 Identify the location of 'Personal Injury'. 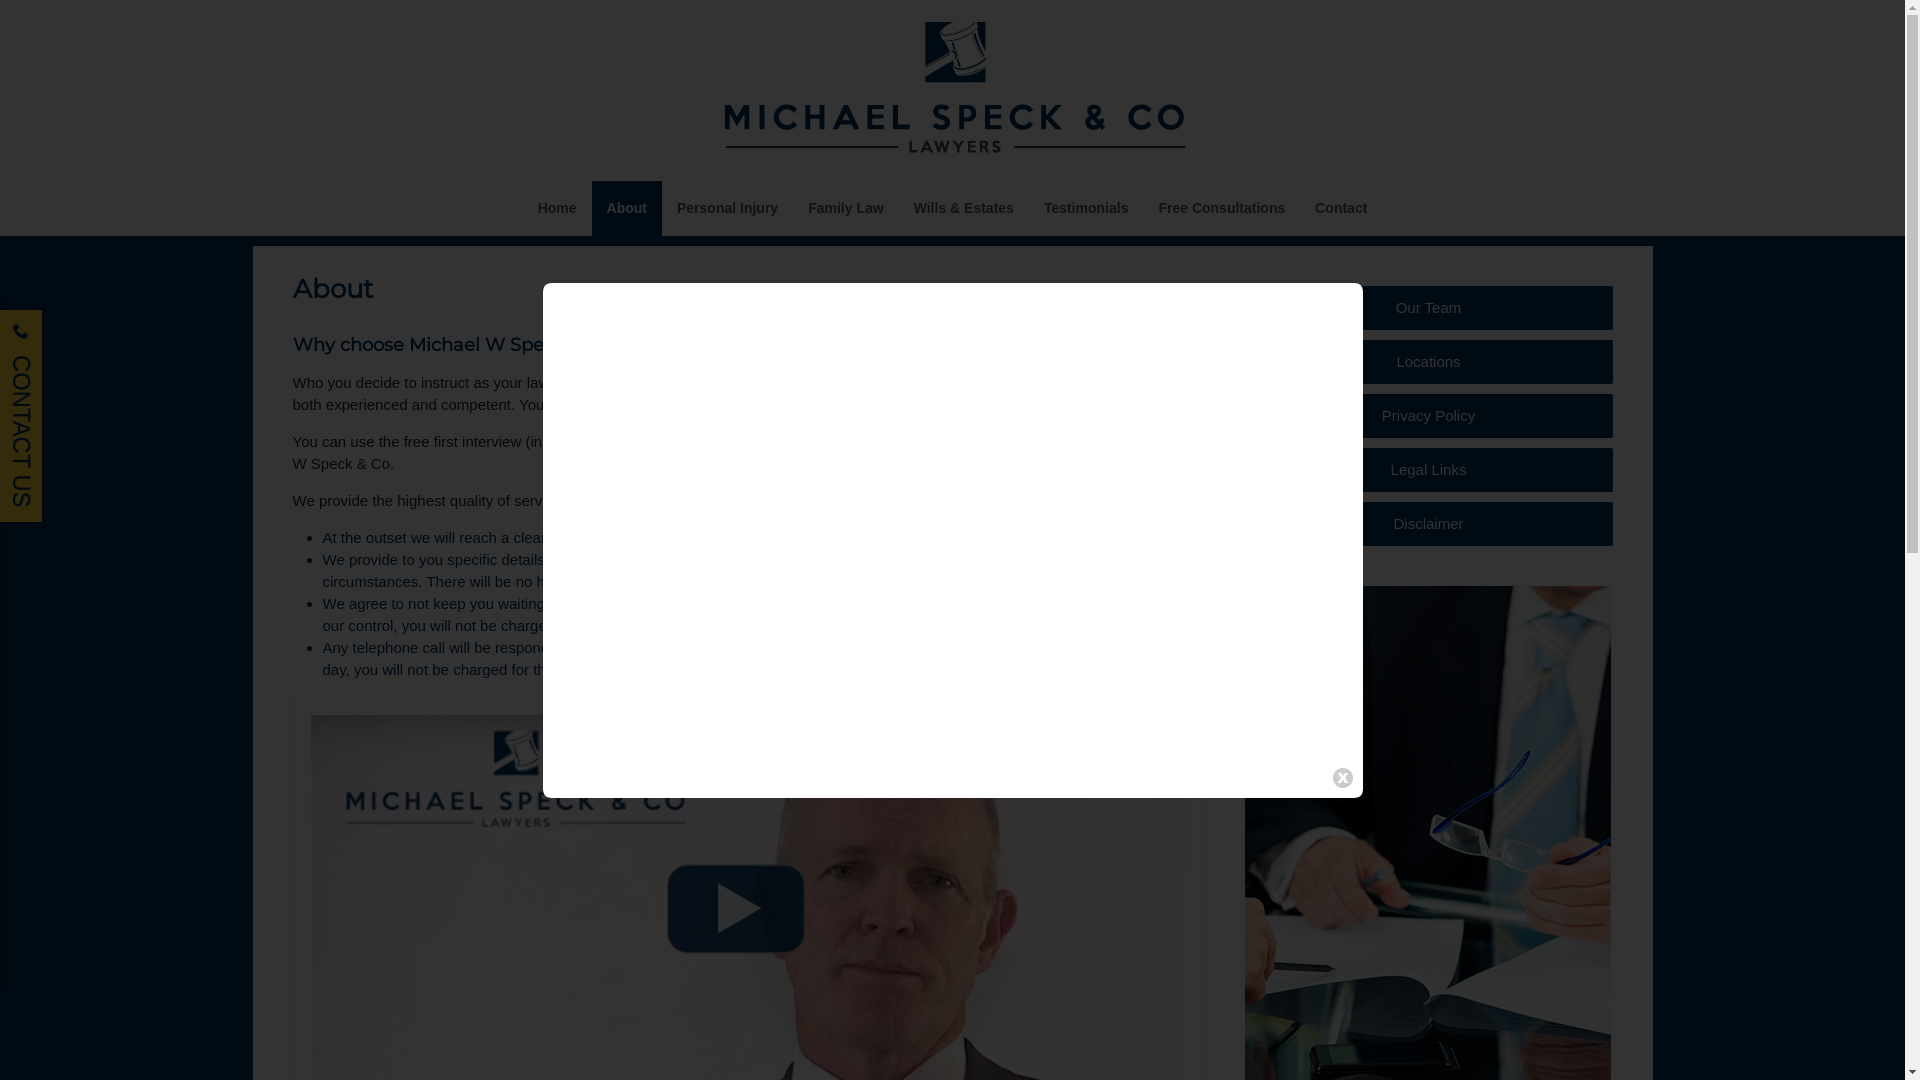
(726, 208).